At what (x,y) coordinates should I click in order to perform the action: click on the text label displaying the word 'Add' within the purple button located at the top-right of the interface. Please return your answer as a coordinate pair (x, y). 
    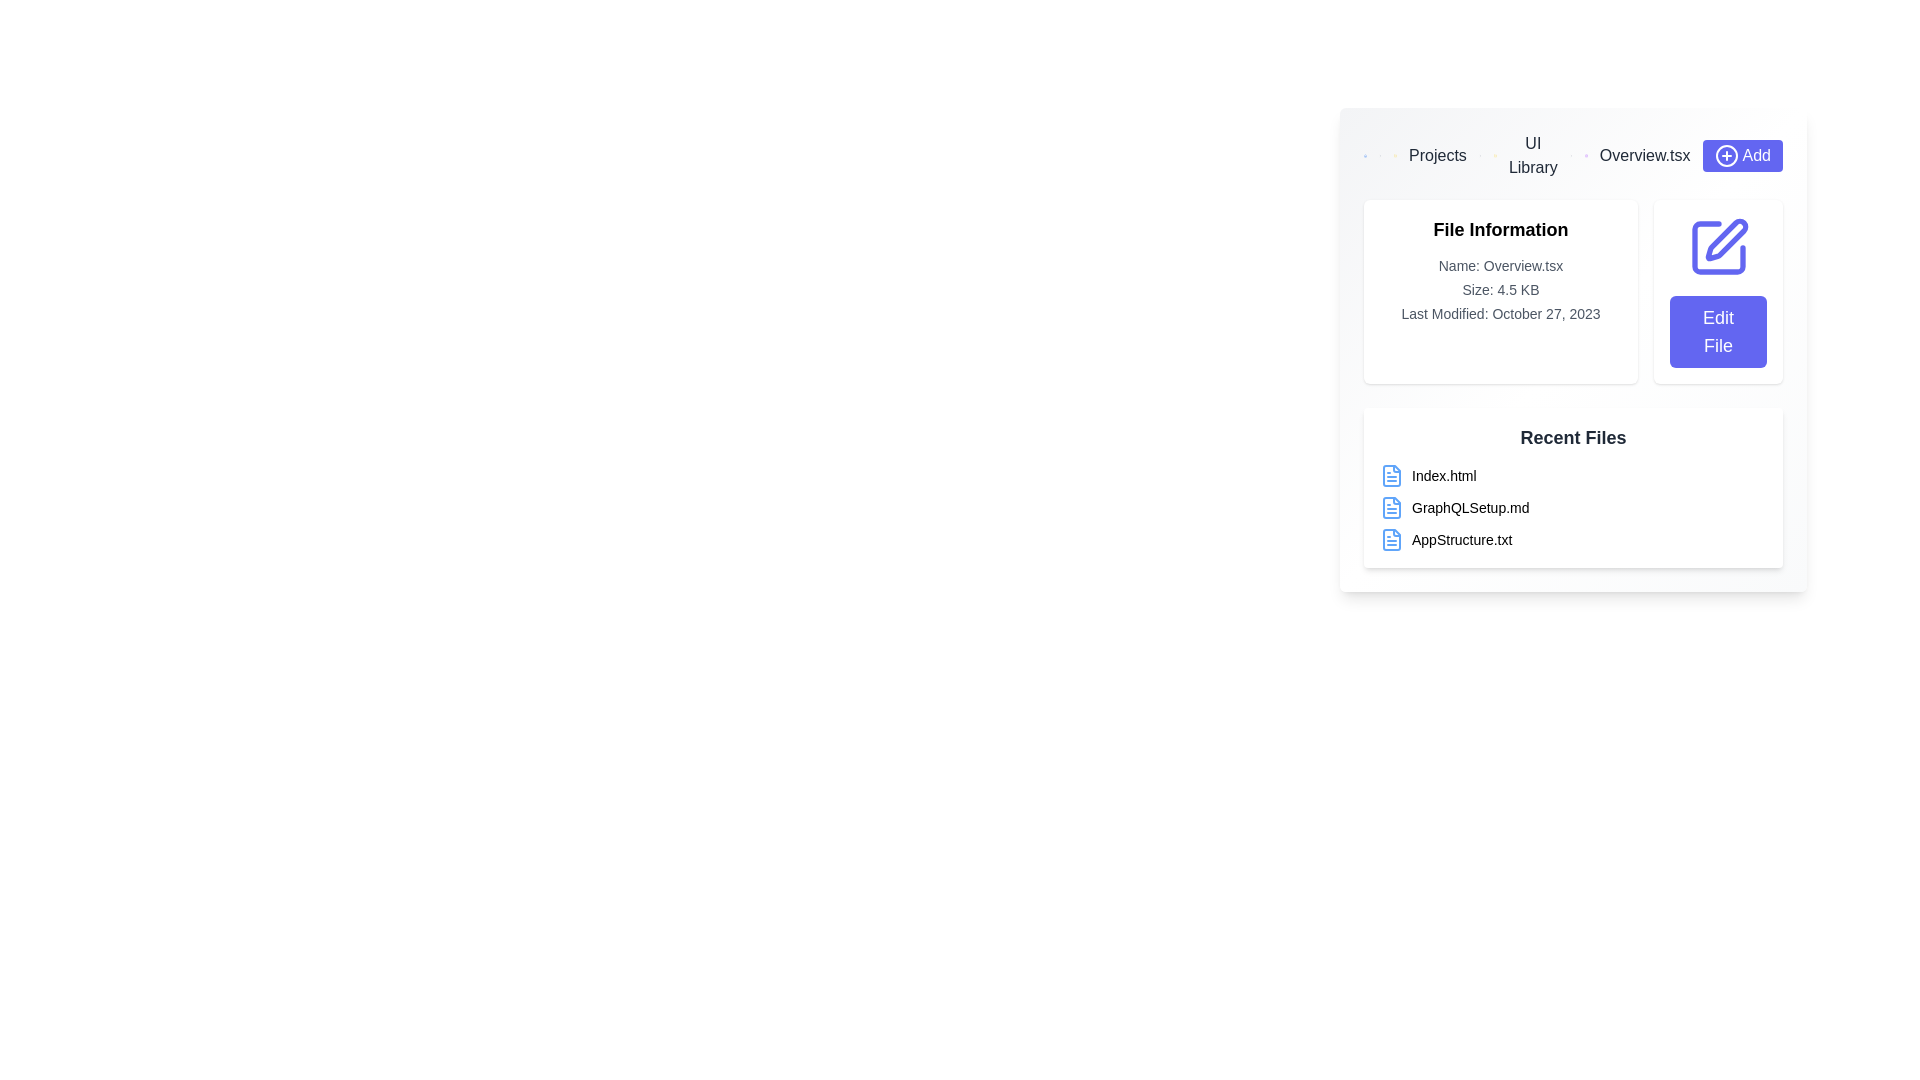
    Looking at the image, I should click on (1755, 154).